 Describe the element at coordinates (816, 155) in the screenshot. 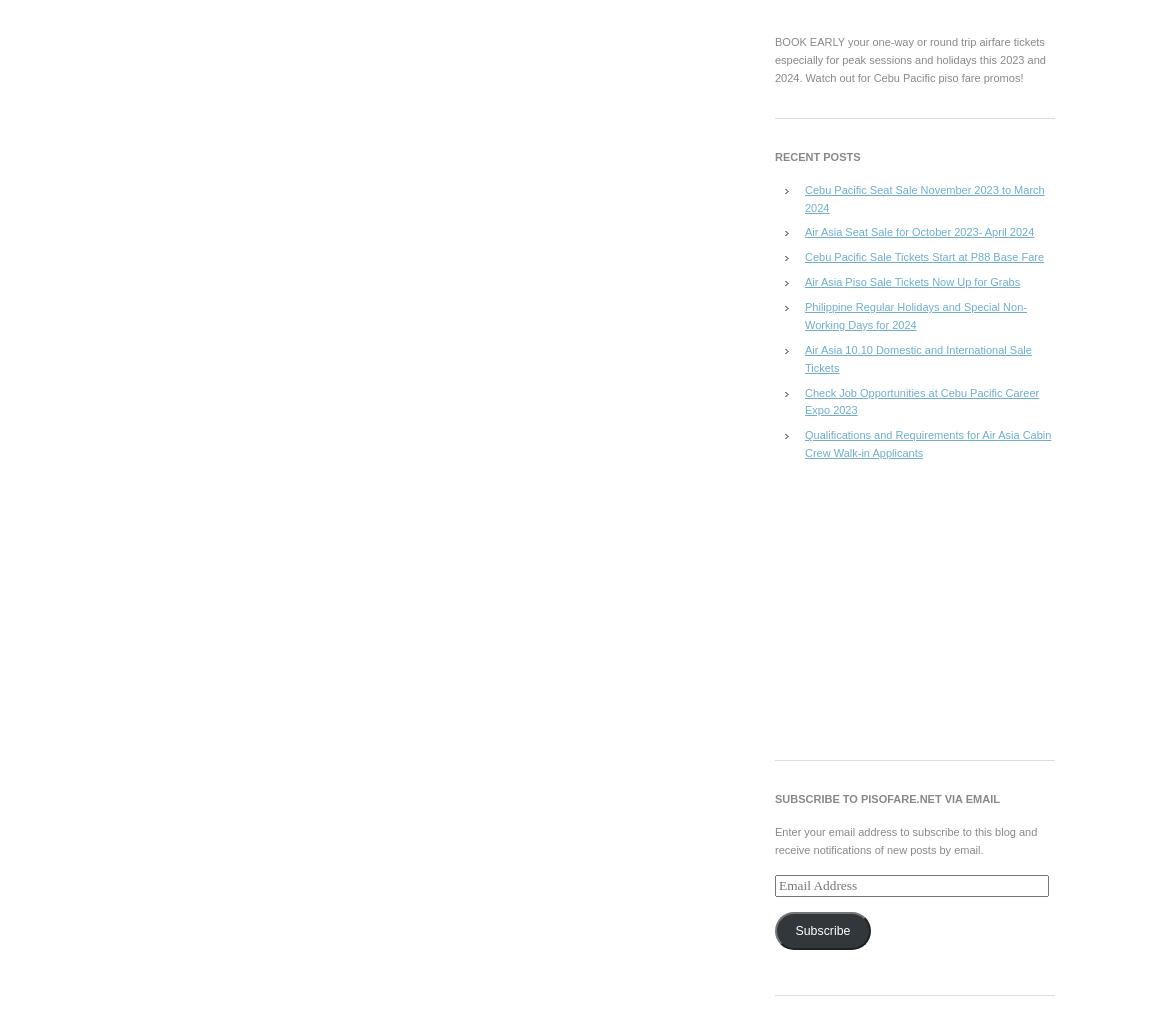

I see `'Recent Posts'` at that location.